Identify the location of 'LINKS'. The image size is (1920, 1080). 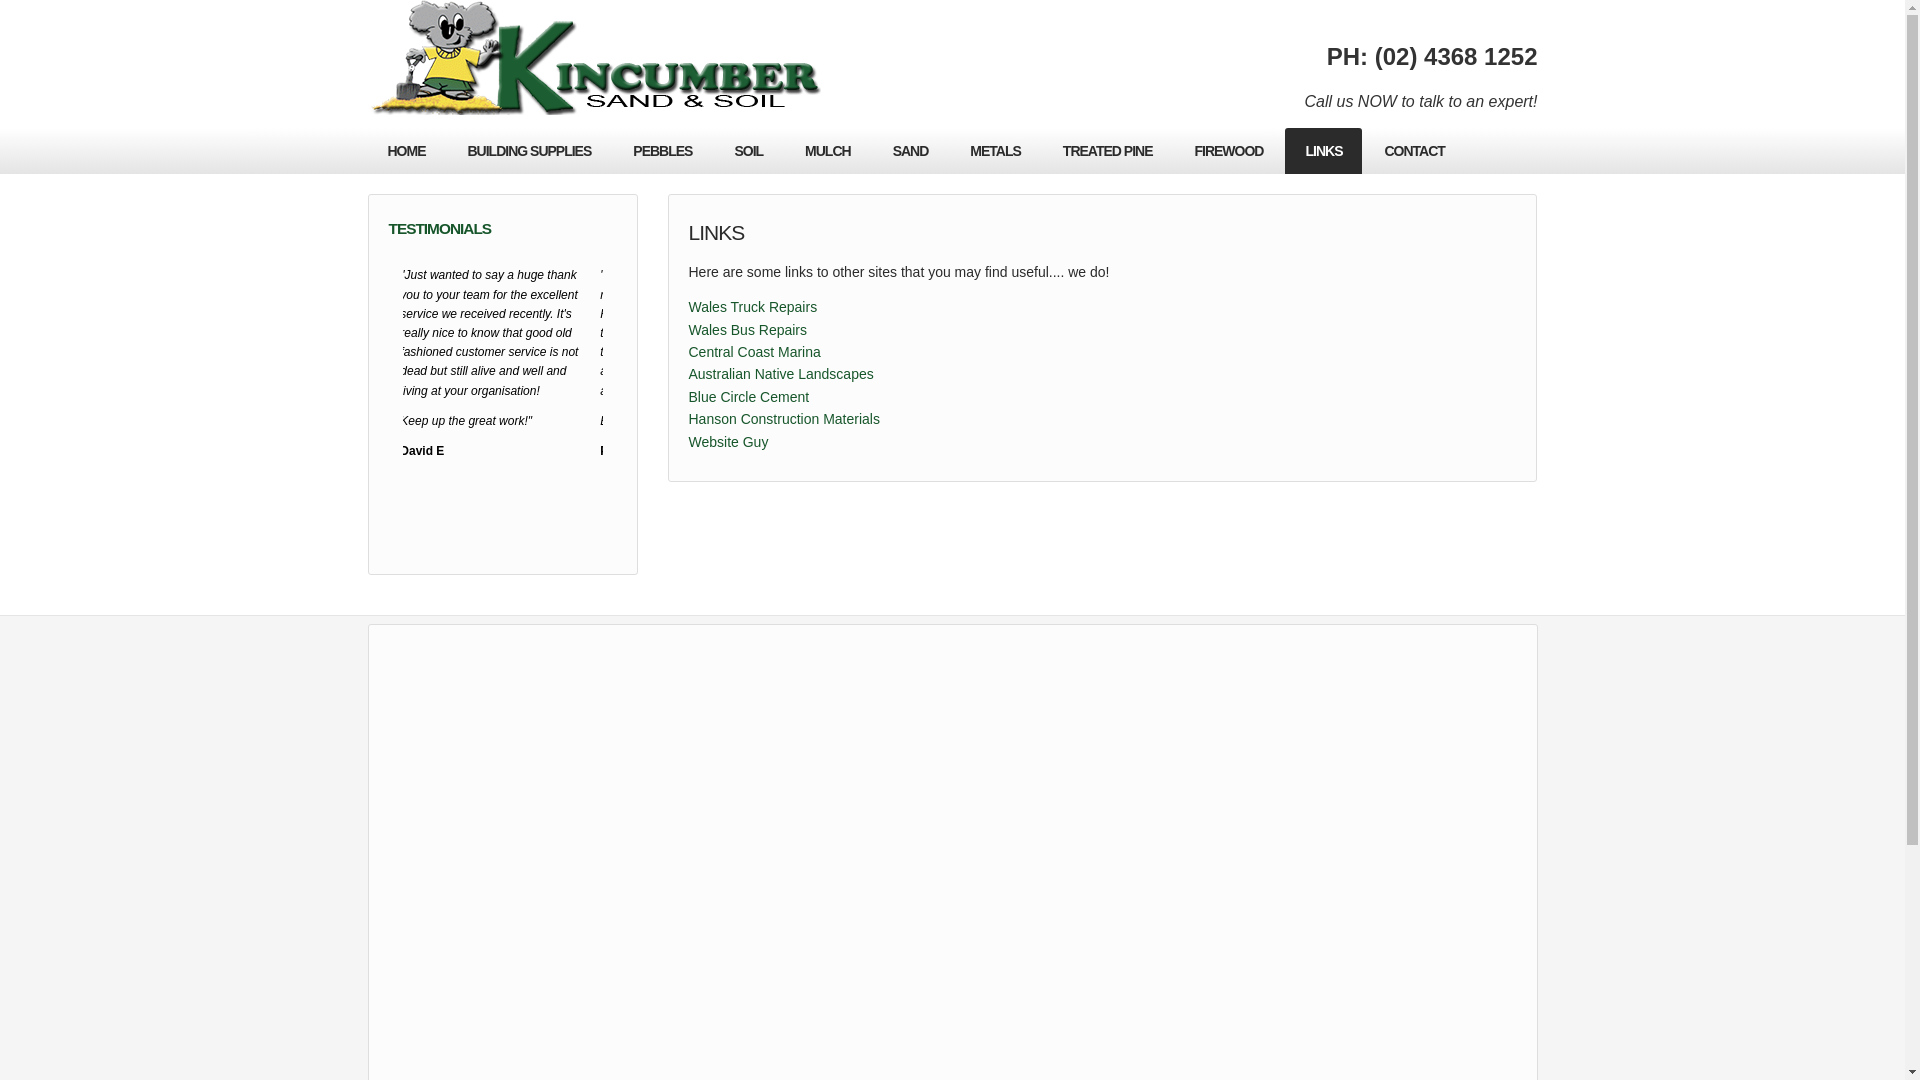
(1323, 149).